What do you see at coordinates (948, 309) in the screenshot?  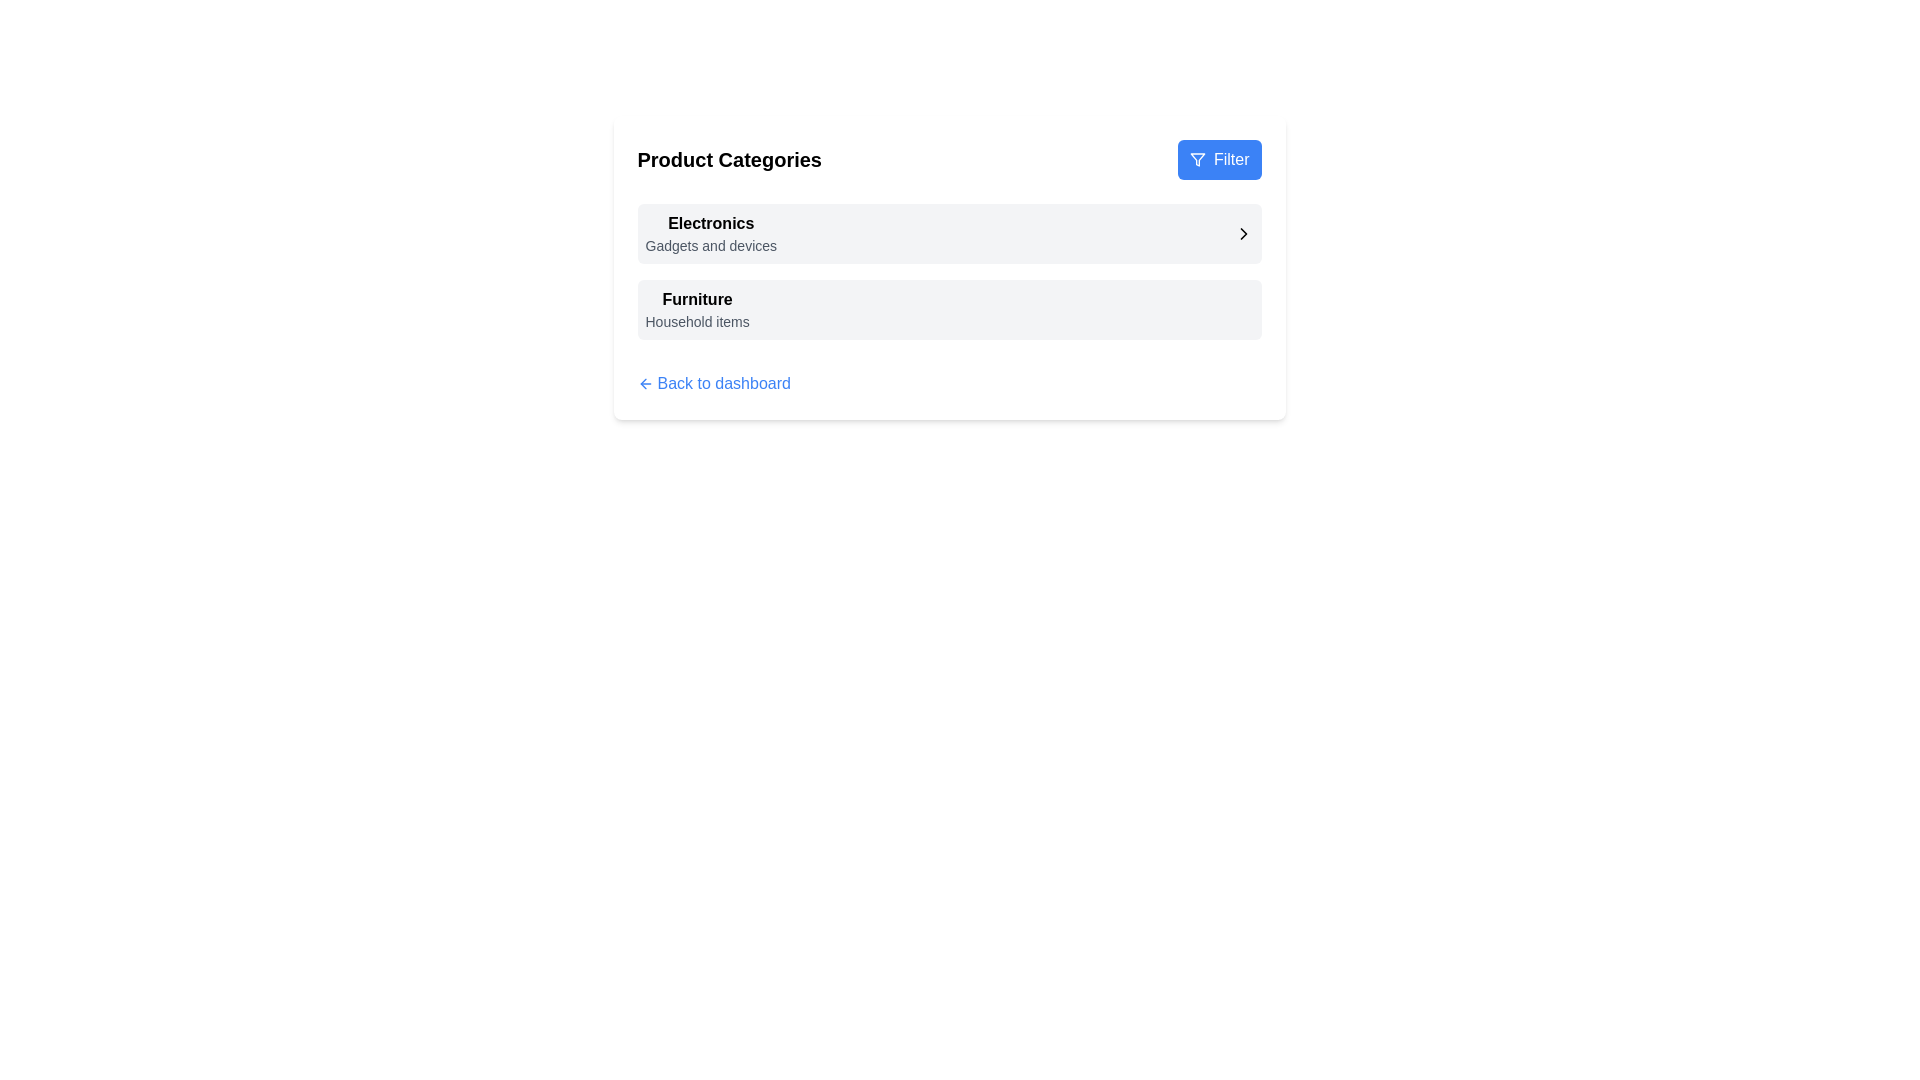 I see `the 'Furniture' category list item, which is the second item in the vertical list under 'Product Categories'` at bounding box center [948, 309].